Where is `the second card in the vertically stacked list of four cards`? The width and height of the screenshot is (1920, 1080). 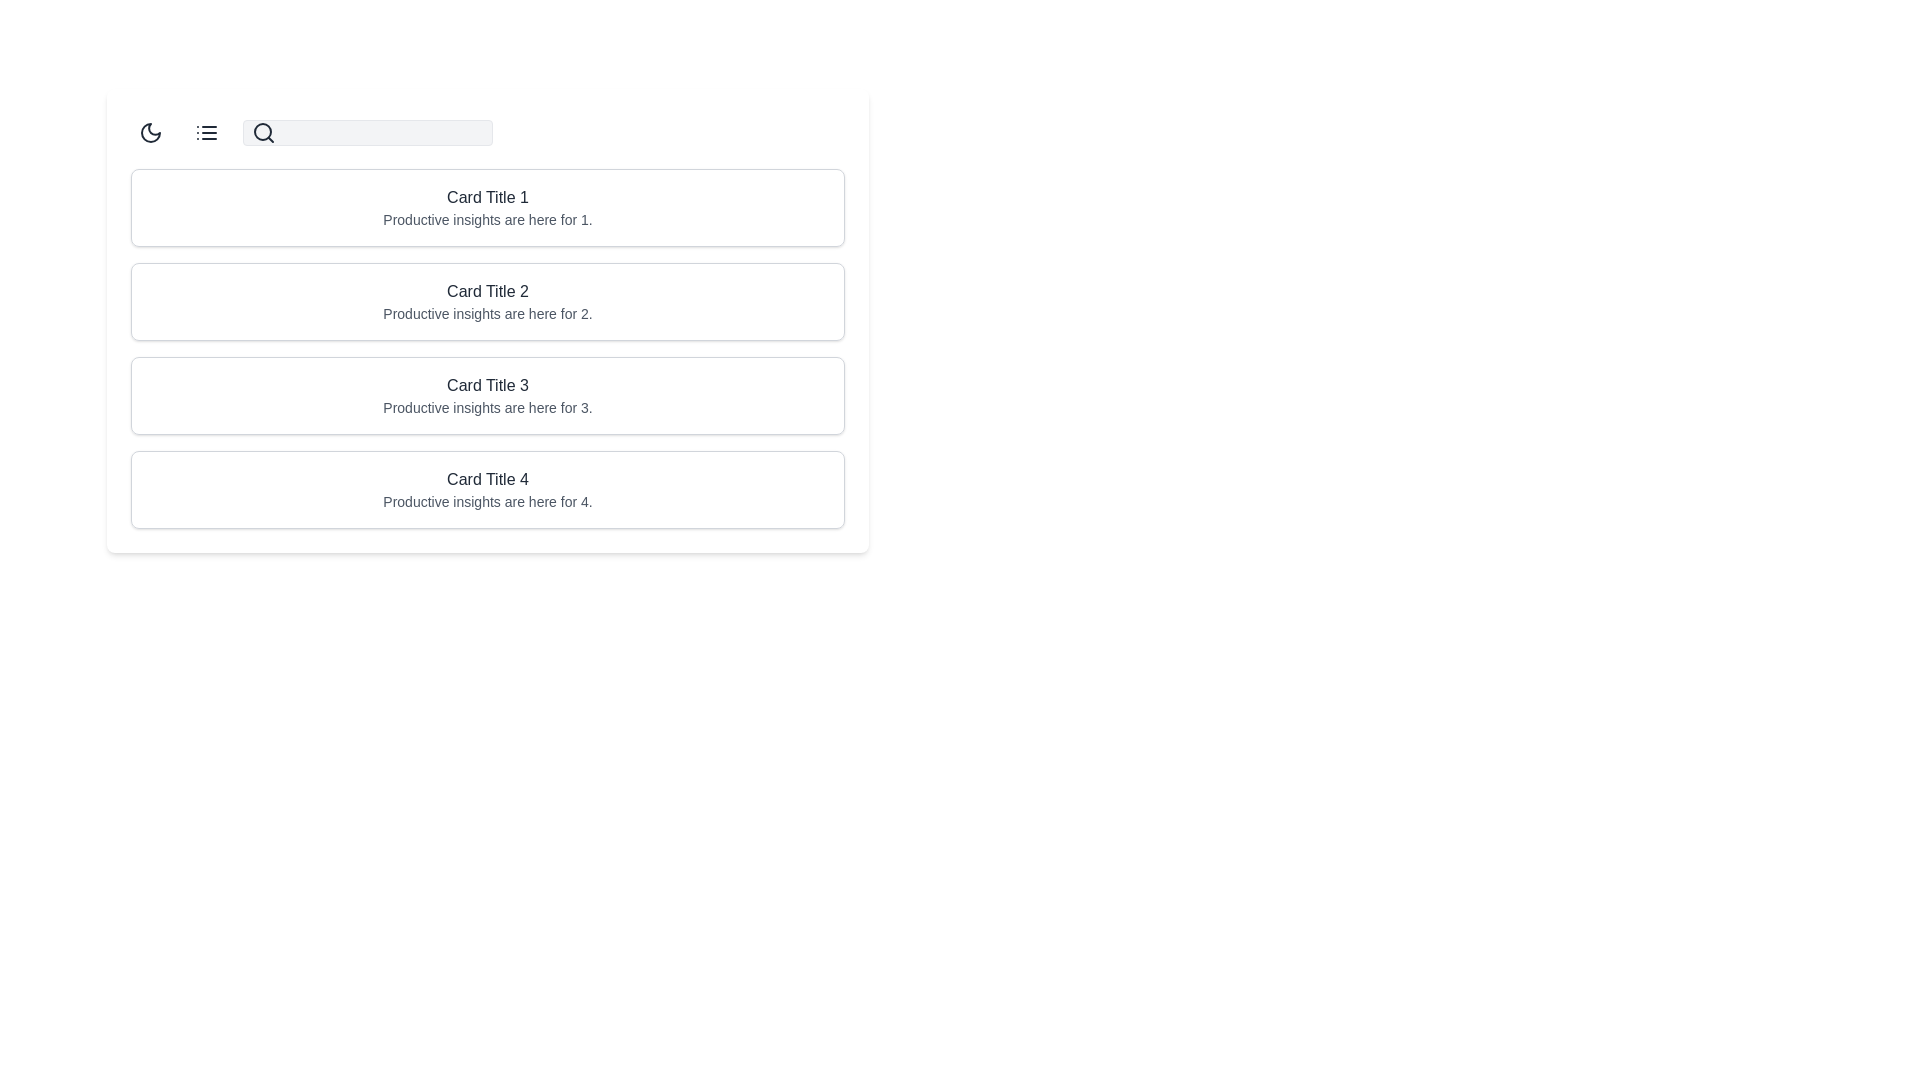
the second card in the vertically stacked list of four cards is located at coordinates (488, 301).